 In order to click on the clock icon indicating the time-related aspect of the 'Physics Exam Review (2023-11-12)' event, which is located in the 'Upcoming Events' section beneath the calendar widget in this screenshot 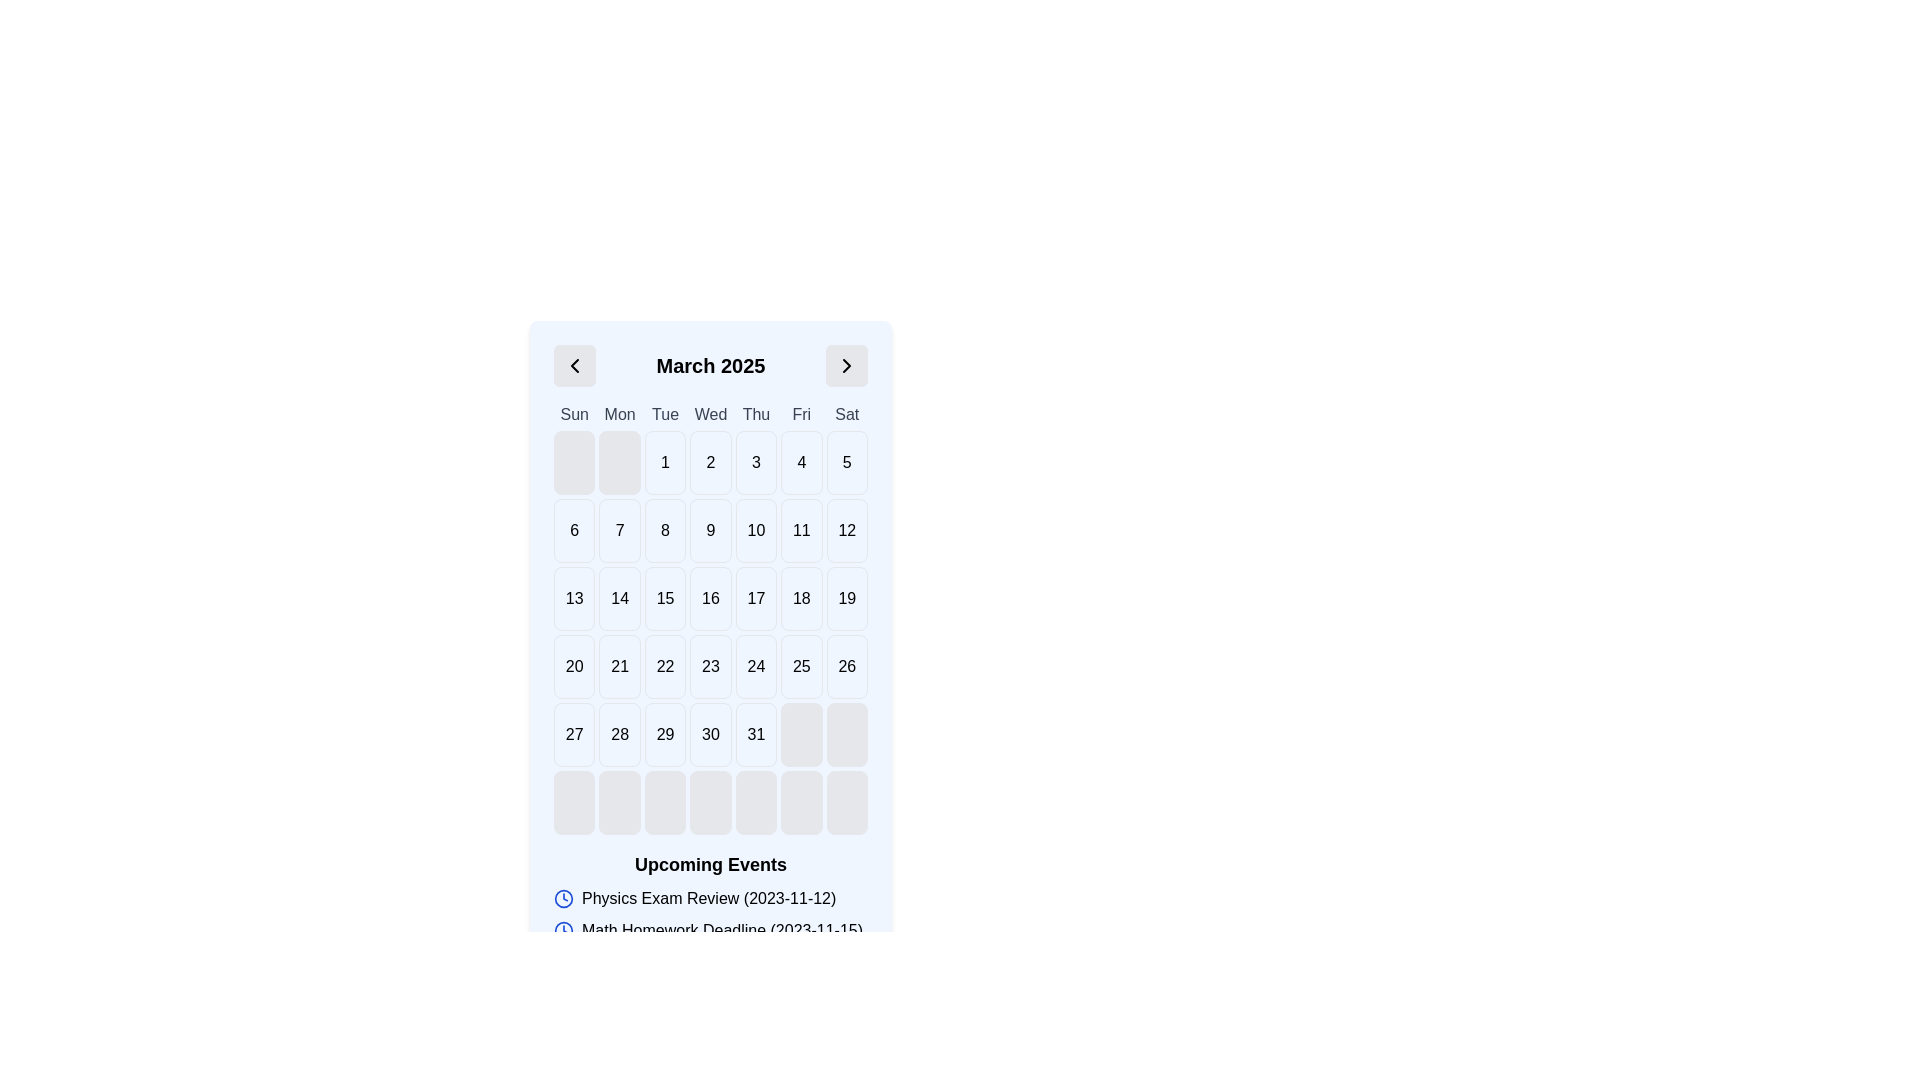, I will do `click(563, 897)`.